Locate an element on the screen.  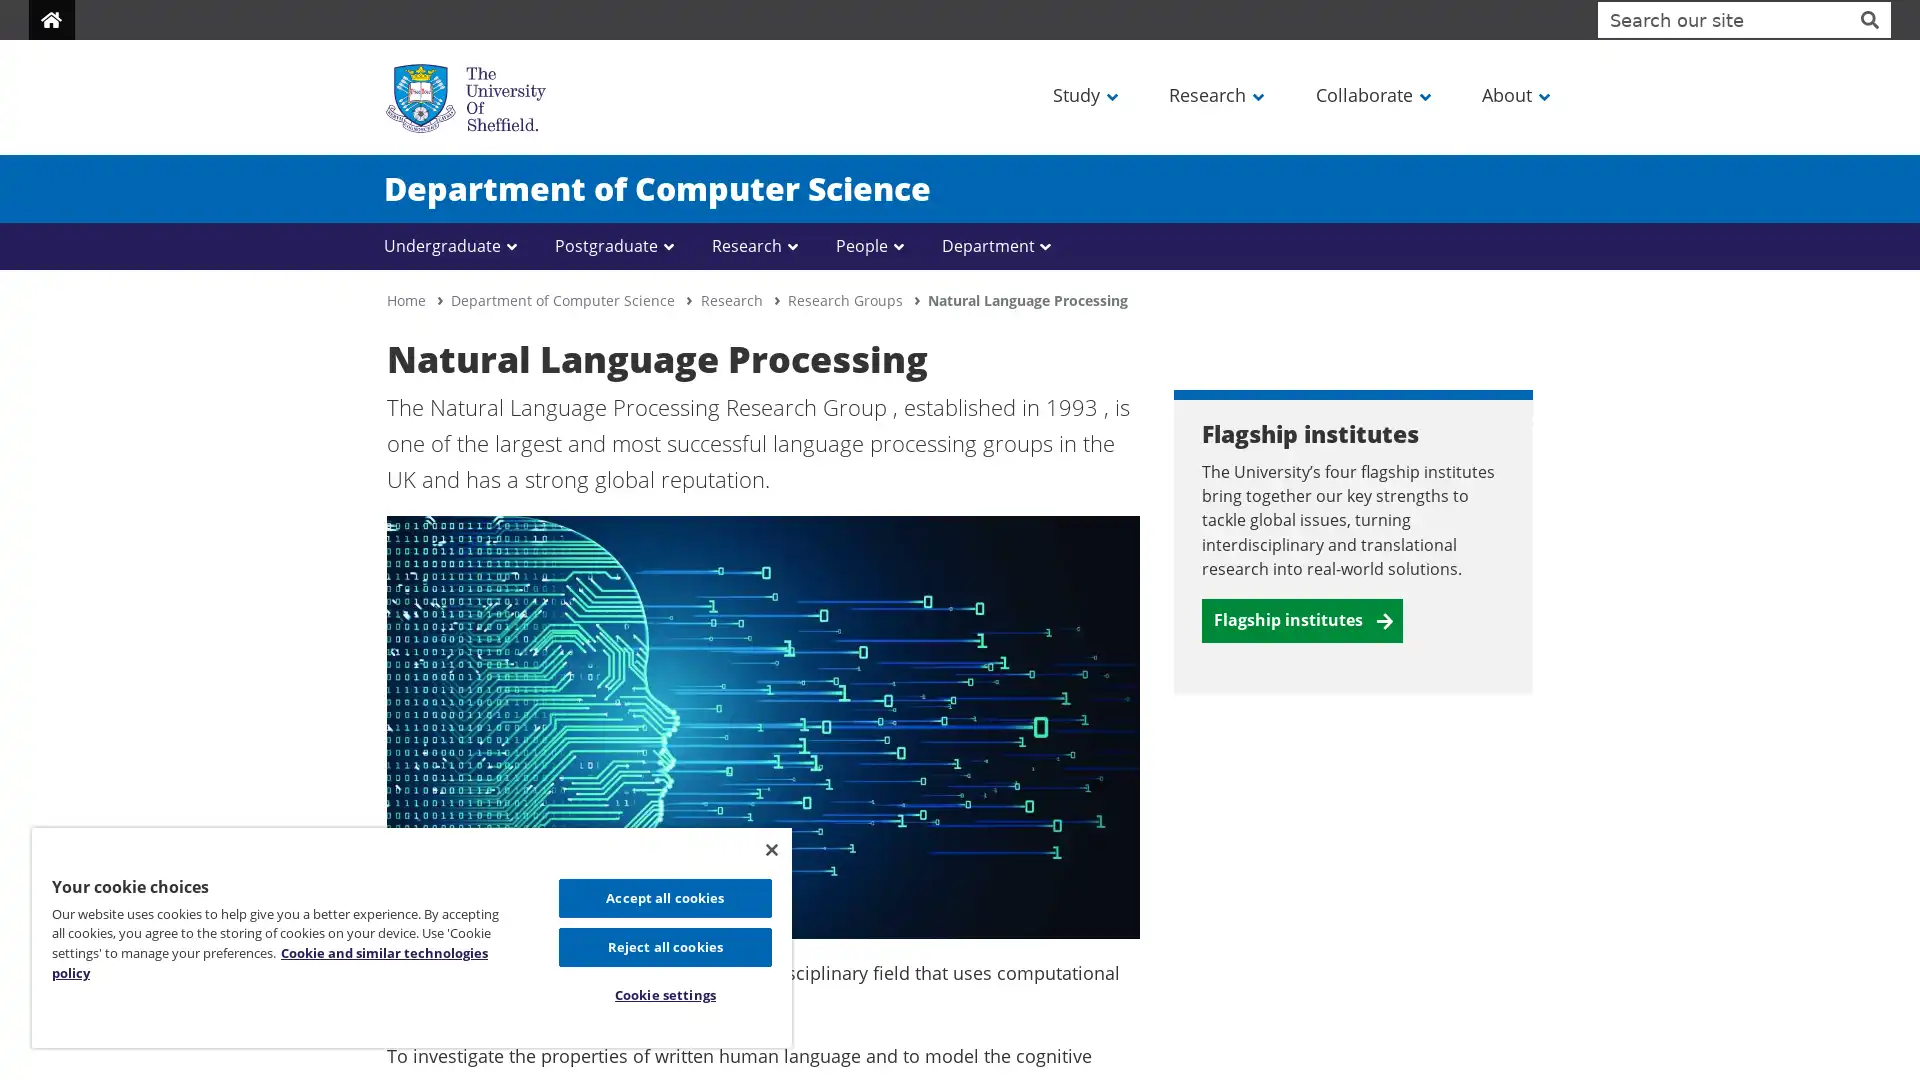
Research is located at coordinates (757, 246).